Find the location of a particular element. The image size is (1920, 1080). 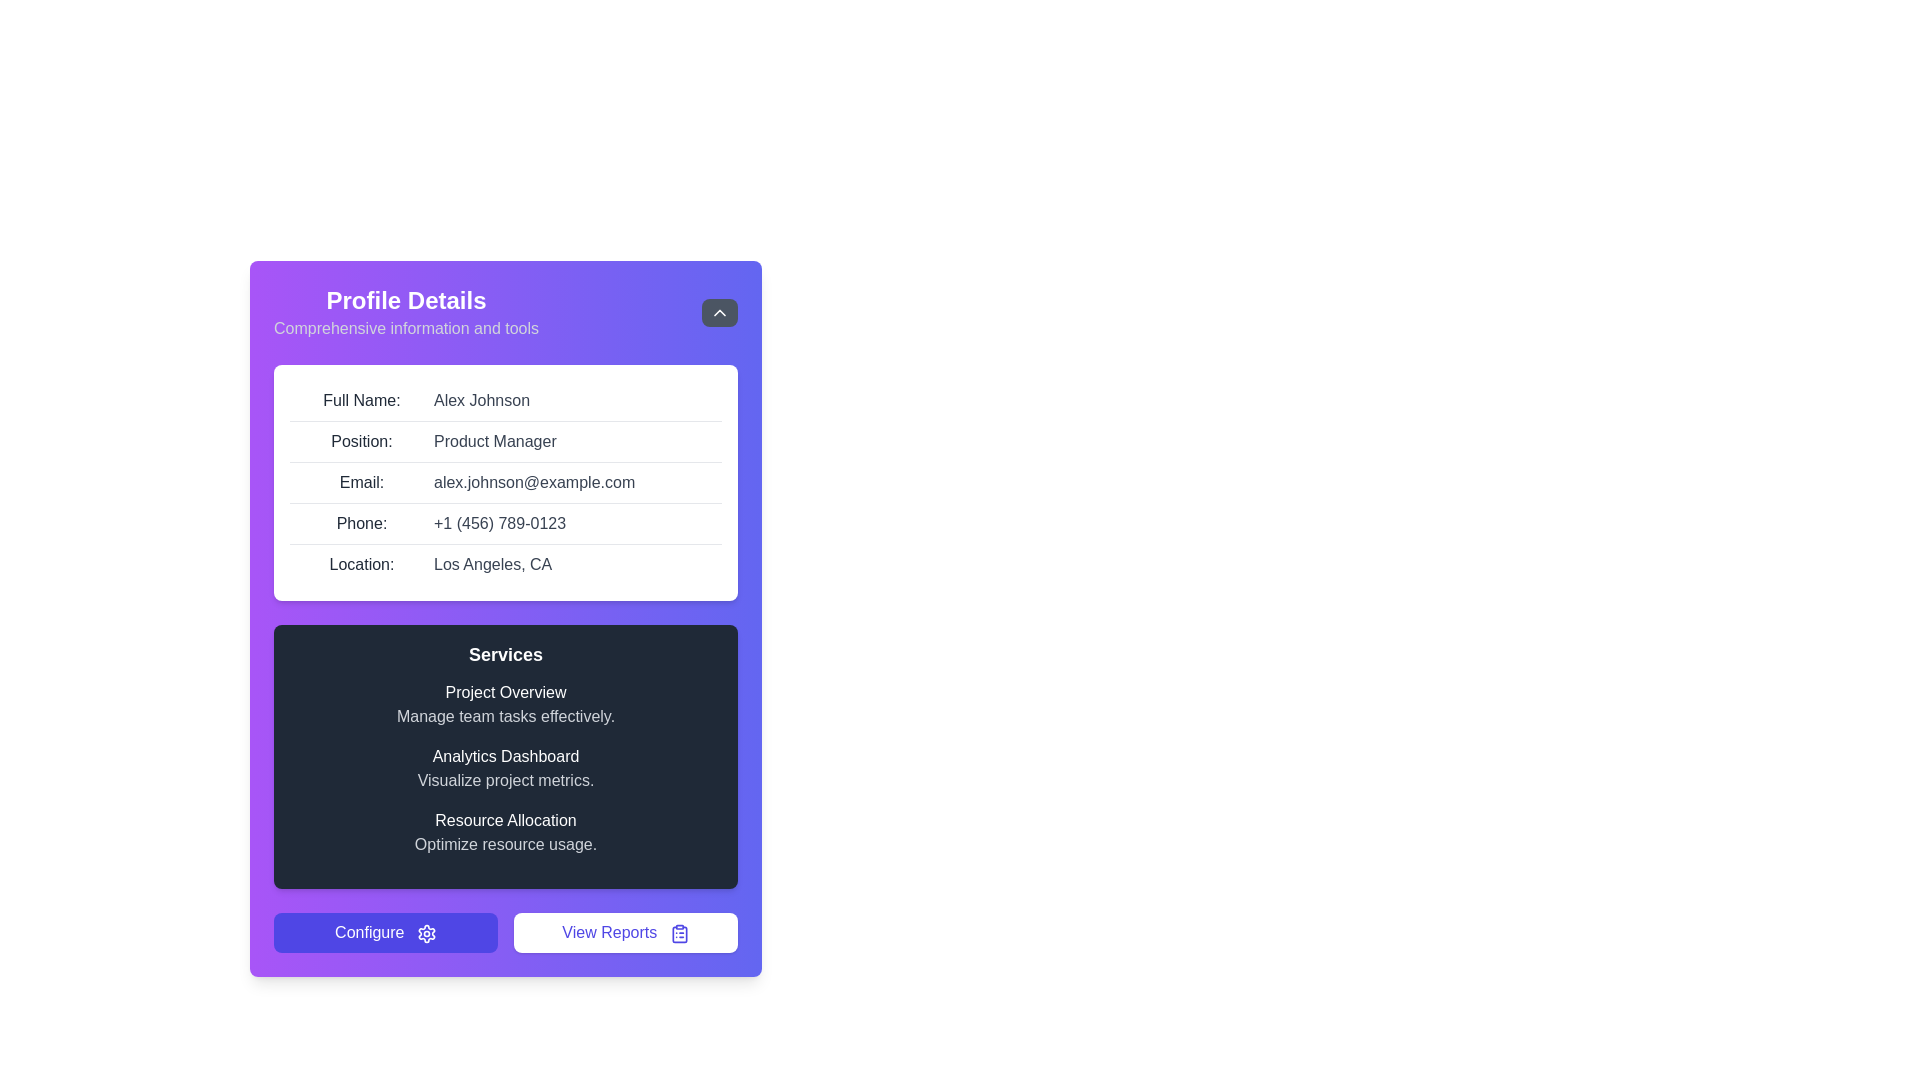

the upward-pointing chevron icon within the 'Profile Details' button in the top-right corner of the purple header is located at coordinates (720, 312).